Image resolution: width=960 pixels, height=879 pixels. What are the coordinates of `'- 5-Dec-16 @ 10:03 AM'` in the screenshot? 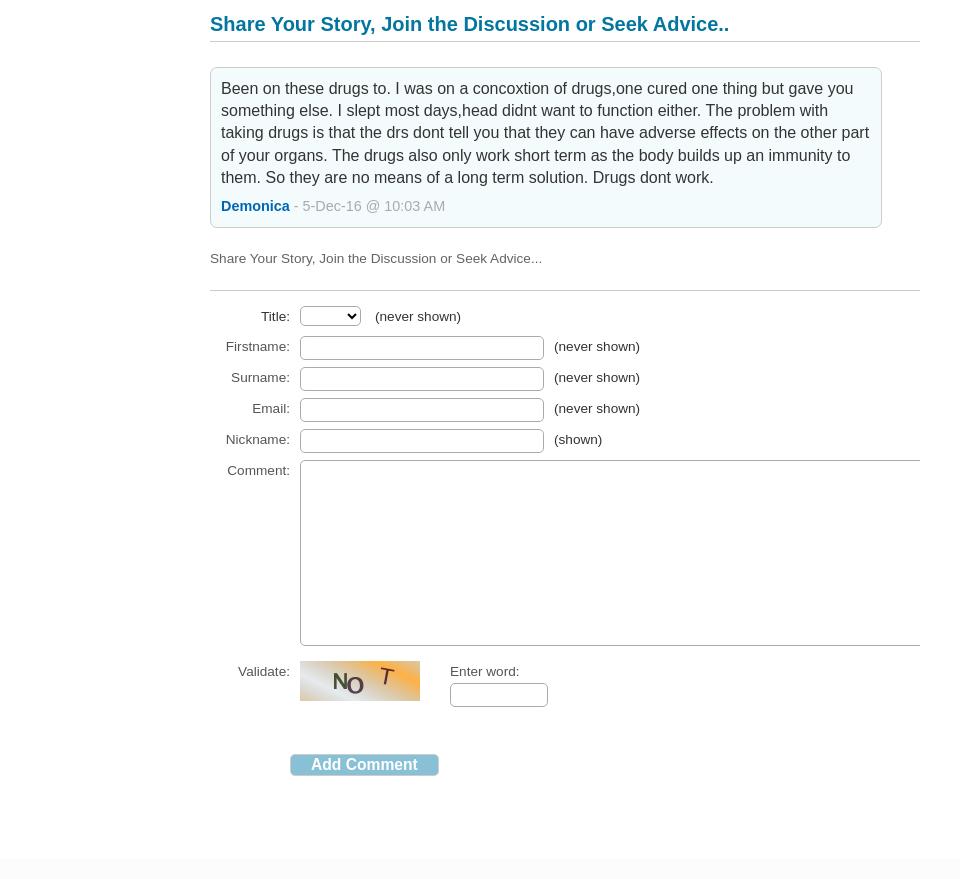 It's located at (291, 204).